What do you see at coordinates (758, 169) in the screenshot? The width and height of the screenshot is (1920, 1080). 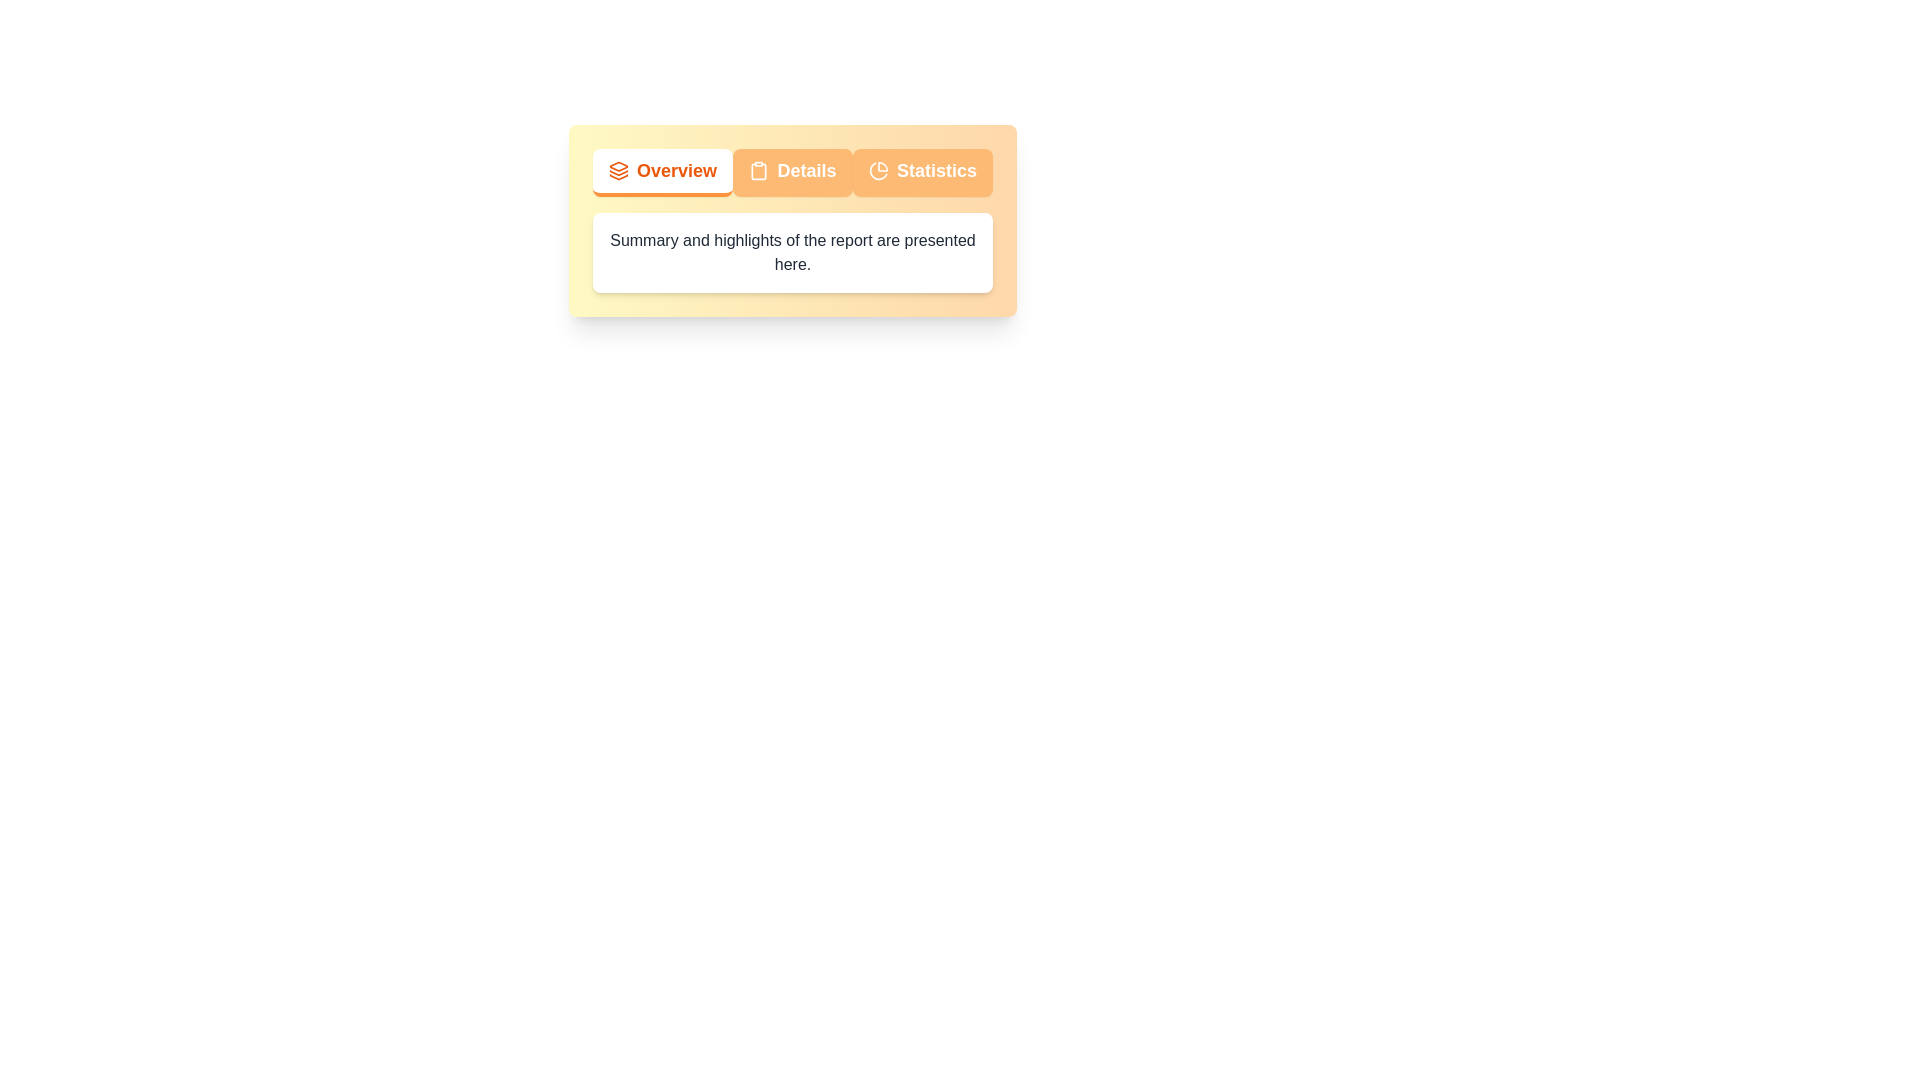 I see `the clipboard icon located to the left of the 'Details' text inside the 'Details' button` at bounding box center [758, 169].